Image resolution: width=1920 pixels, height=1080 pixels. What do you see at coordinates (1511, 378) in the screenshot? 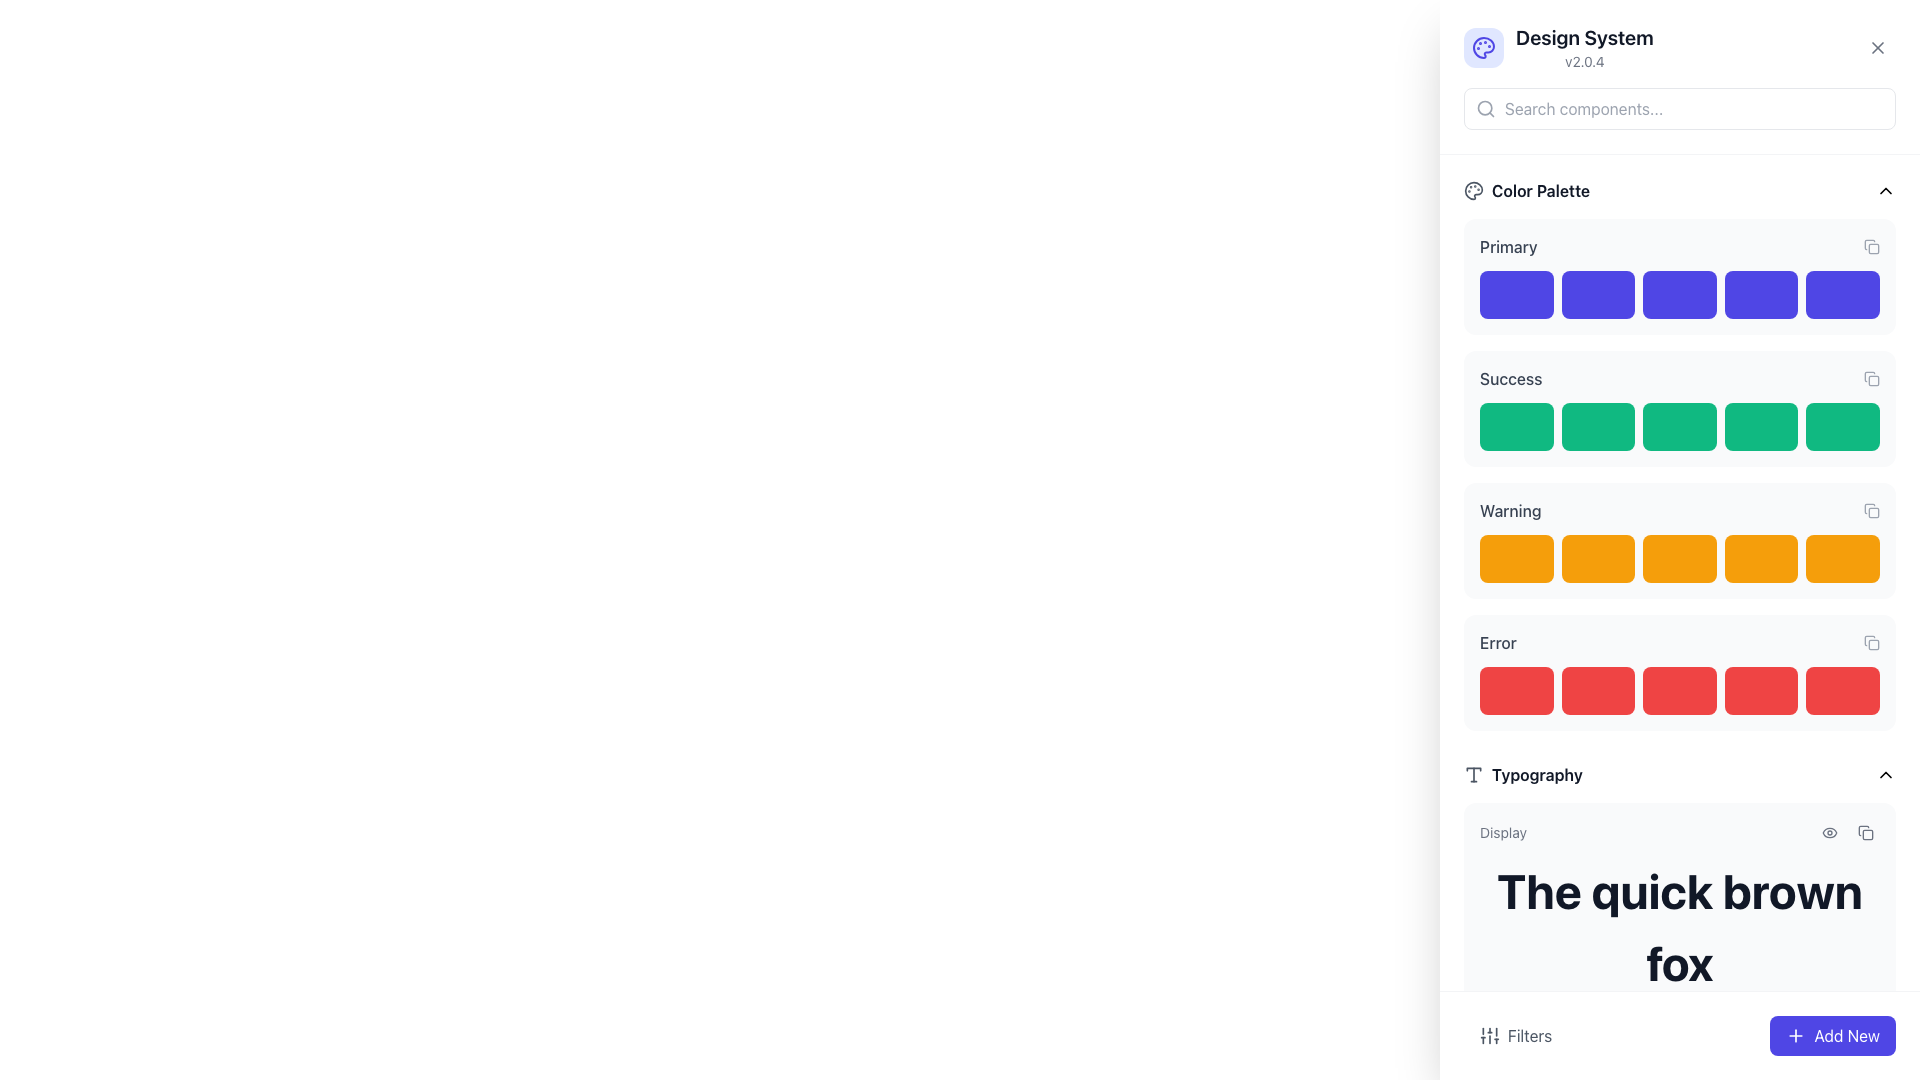
I see `the 'Success' text label located in the 'Color Palette' section, positioned above the green color swatches` at bounding box center [1511, 378].